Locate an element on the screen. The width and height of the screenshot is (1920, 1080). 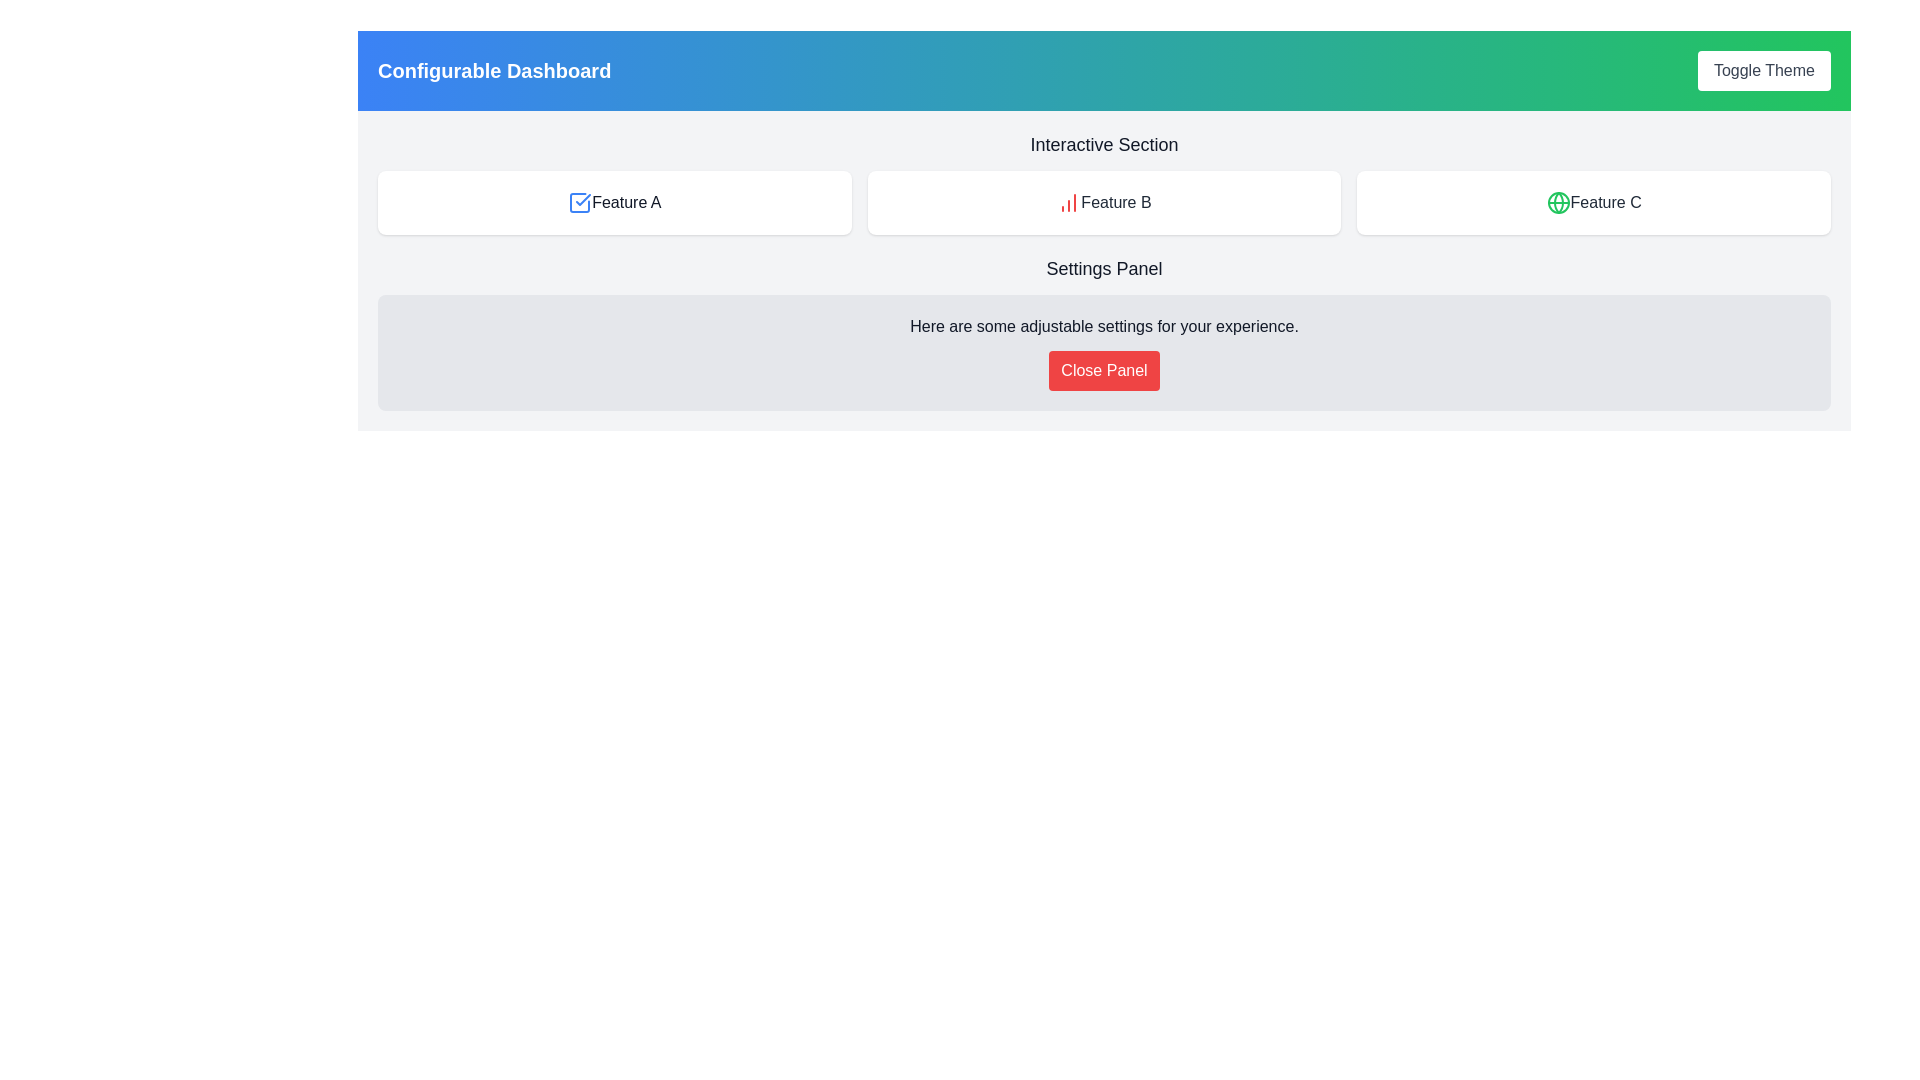
the checkbox icon with a blue outline and checkmark, located to the left of the label 'Feature A' in the top-left portion of the interface is located at coordinates (579, 203).